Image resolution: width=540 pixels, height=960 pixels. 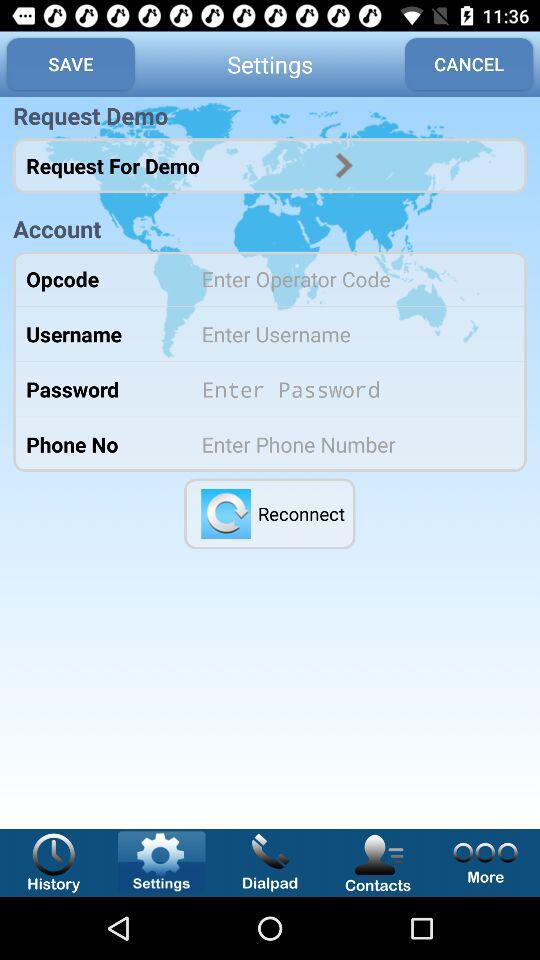 I want to click on next option, so click(x=343, y=164).